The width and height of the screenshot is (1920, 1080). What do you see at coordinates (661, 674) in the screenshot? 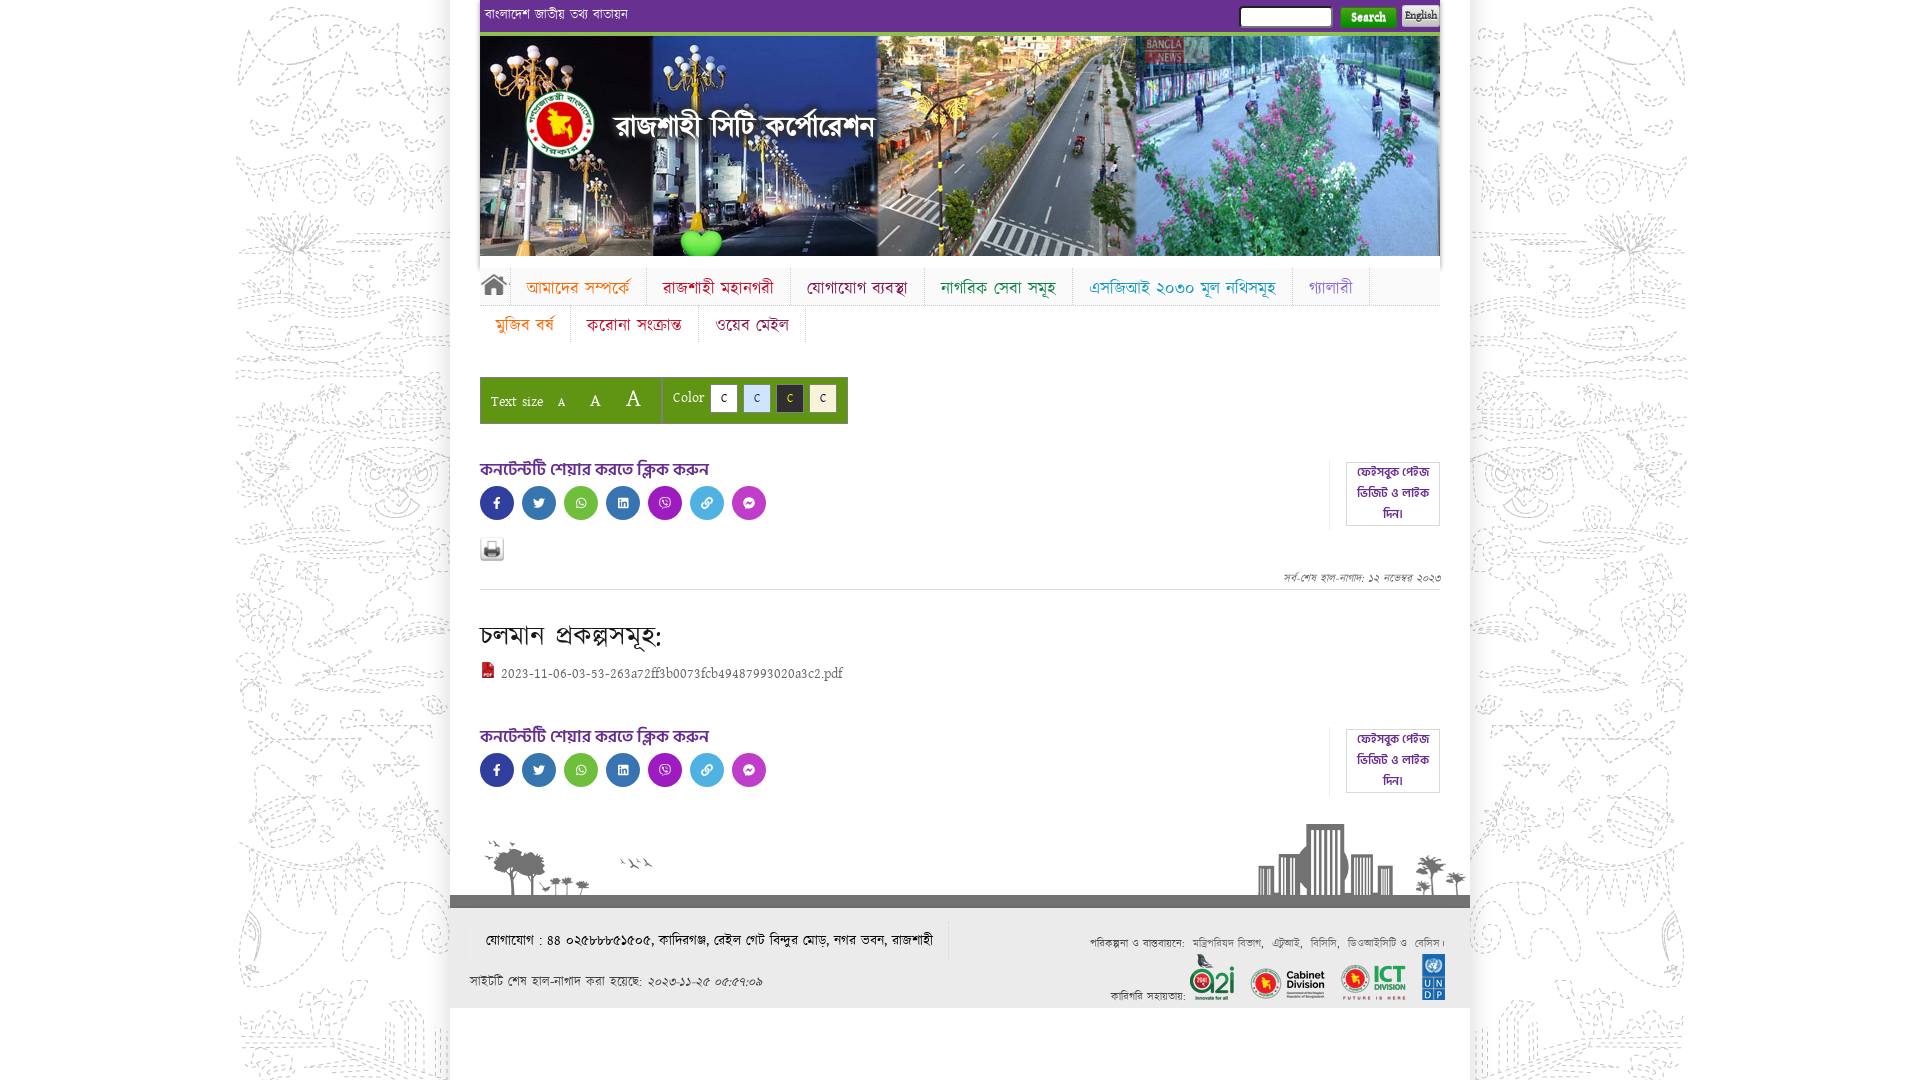
I see `'2023-11-06-03-53-263a72ff3b0073fcb49487993020a3c2.pdf'` at bounding box center [661, 674].